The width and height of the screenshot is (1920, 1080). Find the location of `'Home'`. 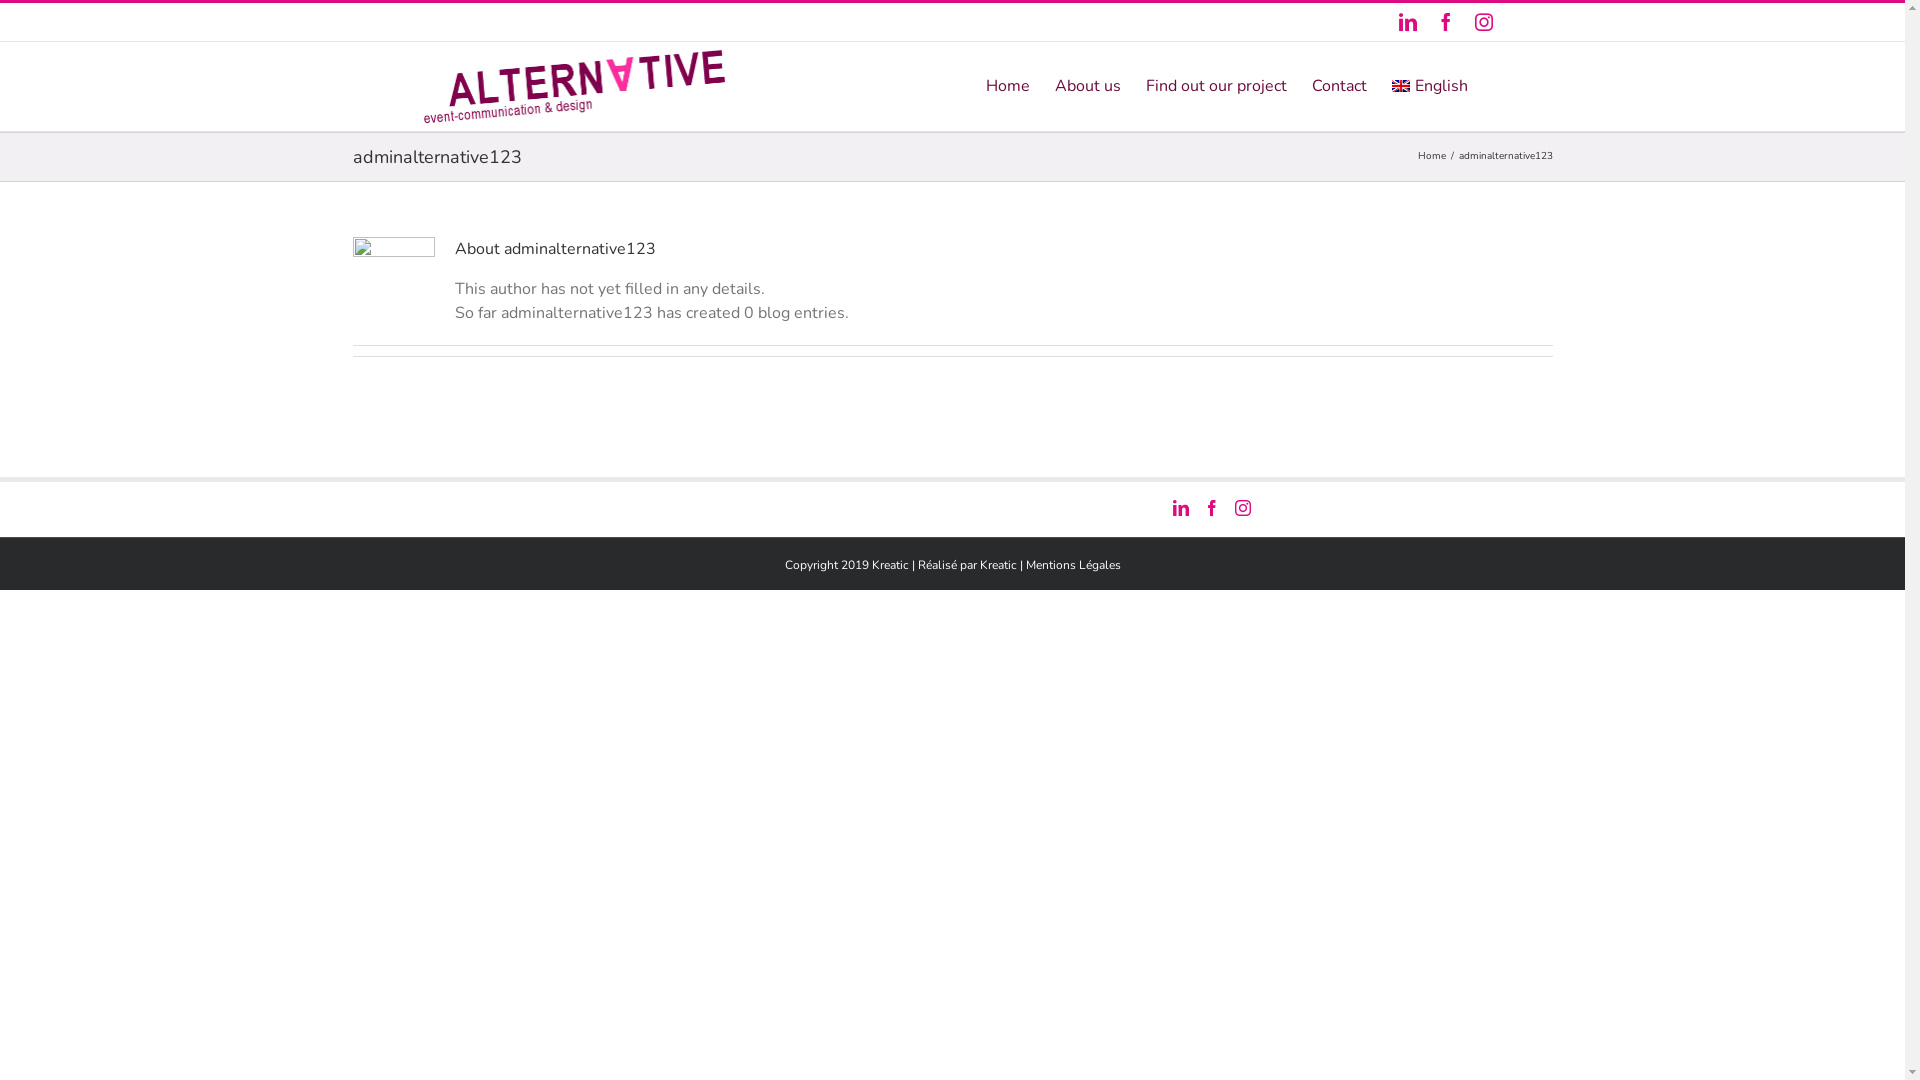

'Home' is located at coordinates (1008, 83).